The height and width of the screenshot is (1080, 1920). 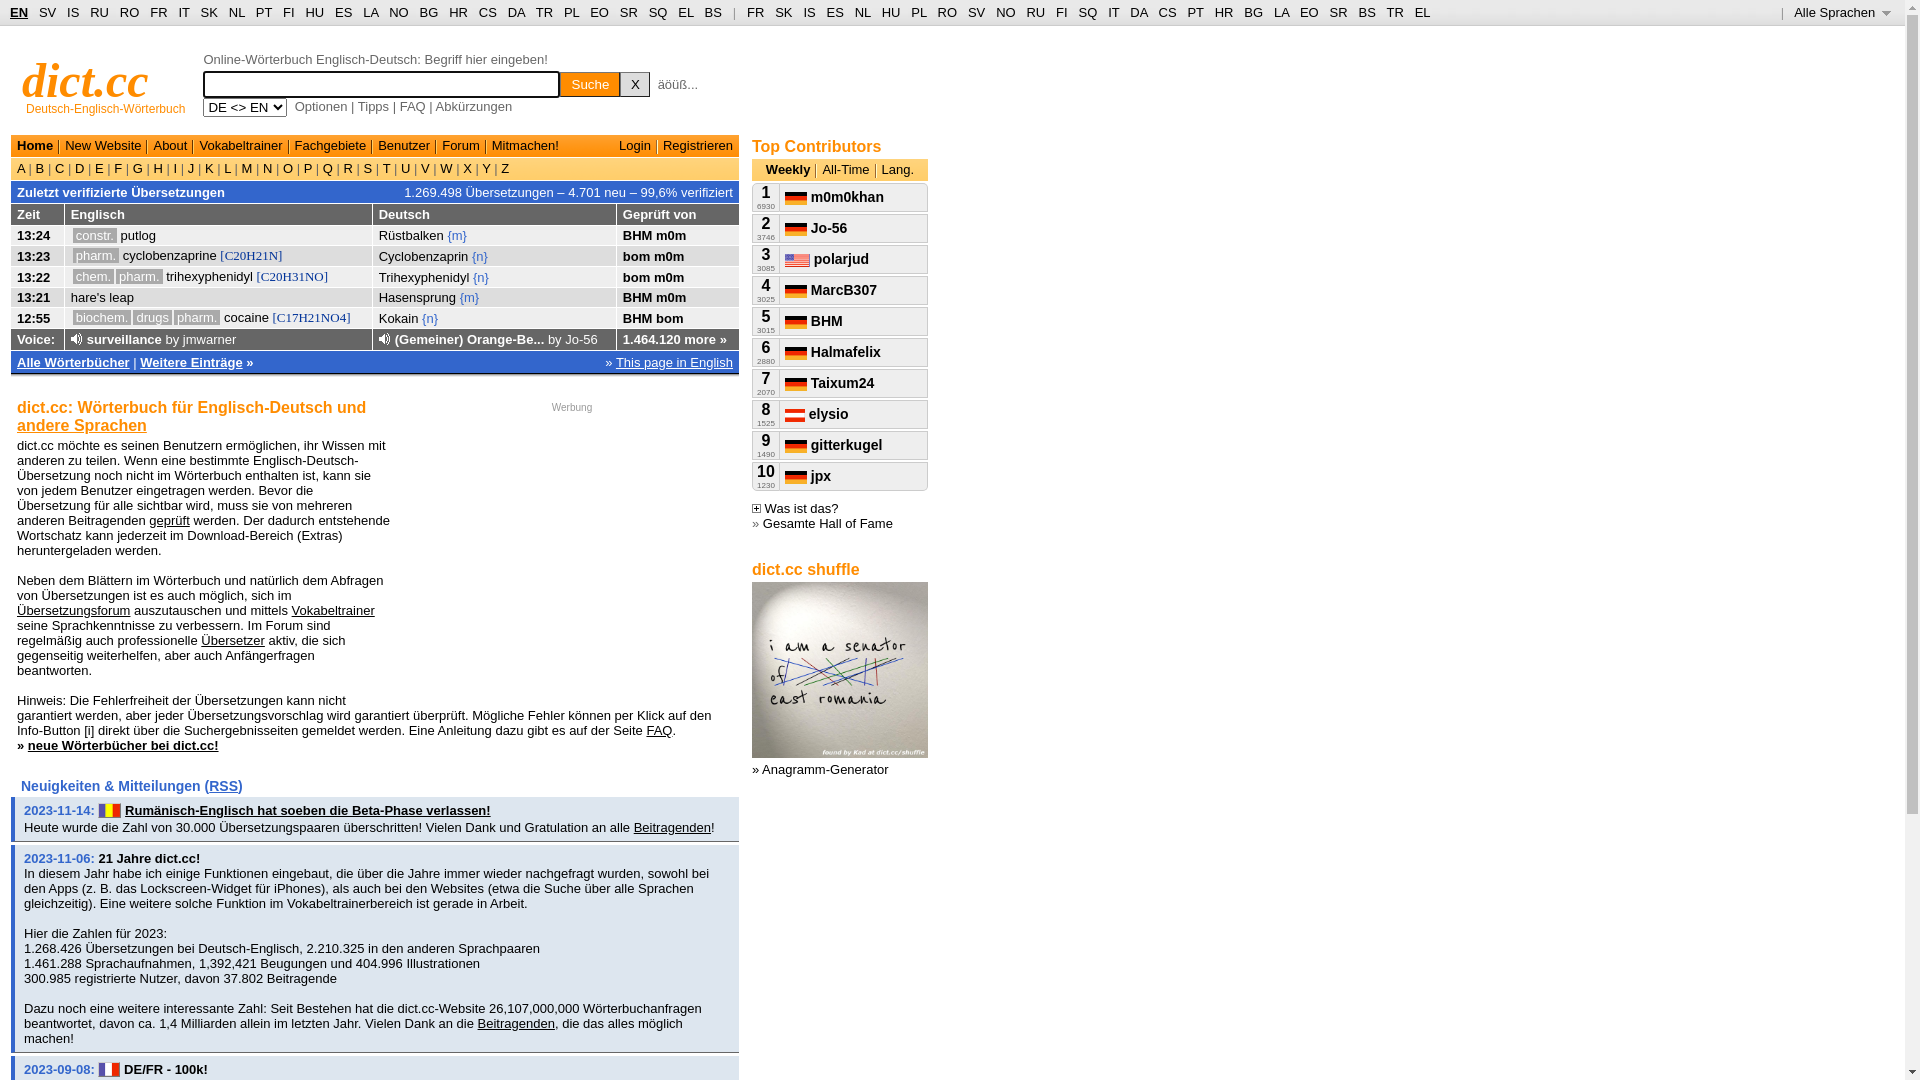 I want to click on 'hare's leap', so click(x=101, y=297).